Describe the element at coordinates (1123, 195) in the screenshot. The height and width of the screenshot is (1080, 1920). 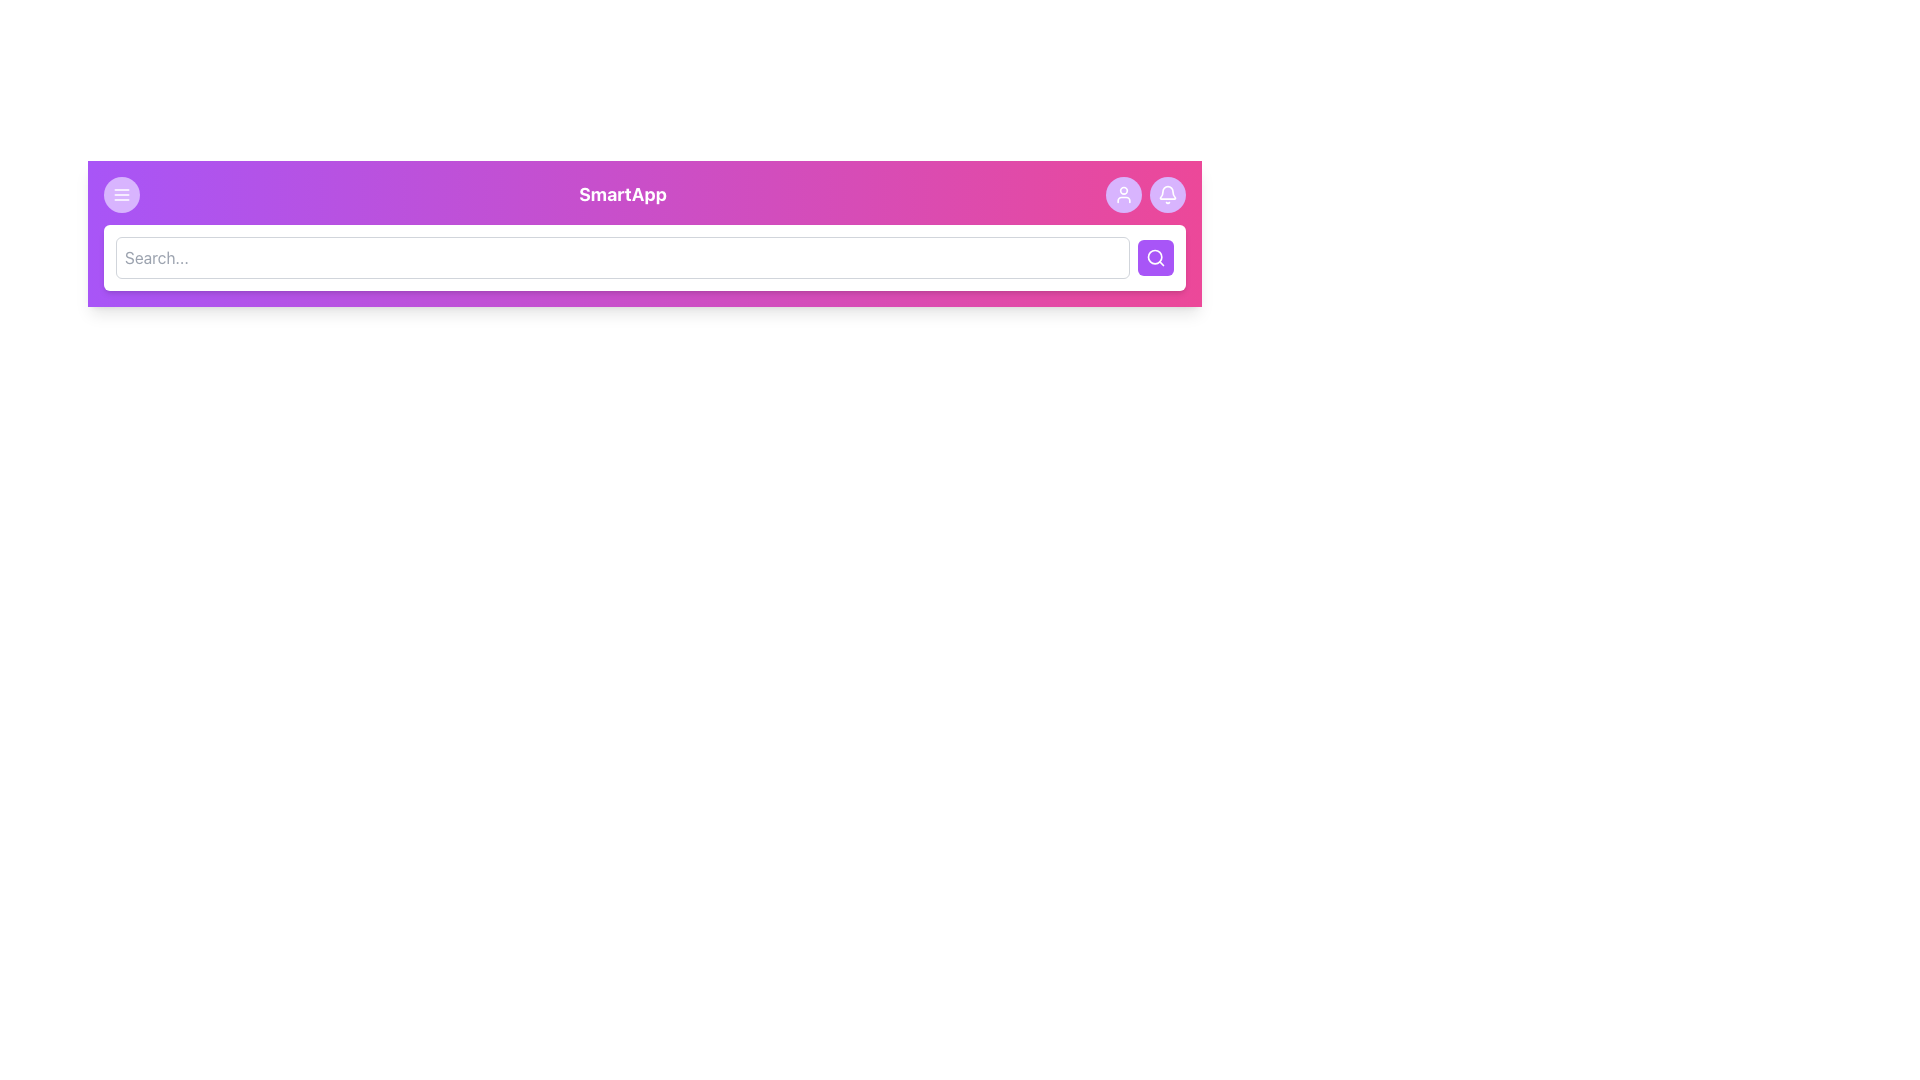
I see `the user profile icon, which is a small white outline drawing with a purple circular background located at the top-right corner of the interface` at that location.